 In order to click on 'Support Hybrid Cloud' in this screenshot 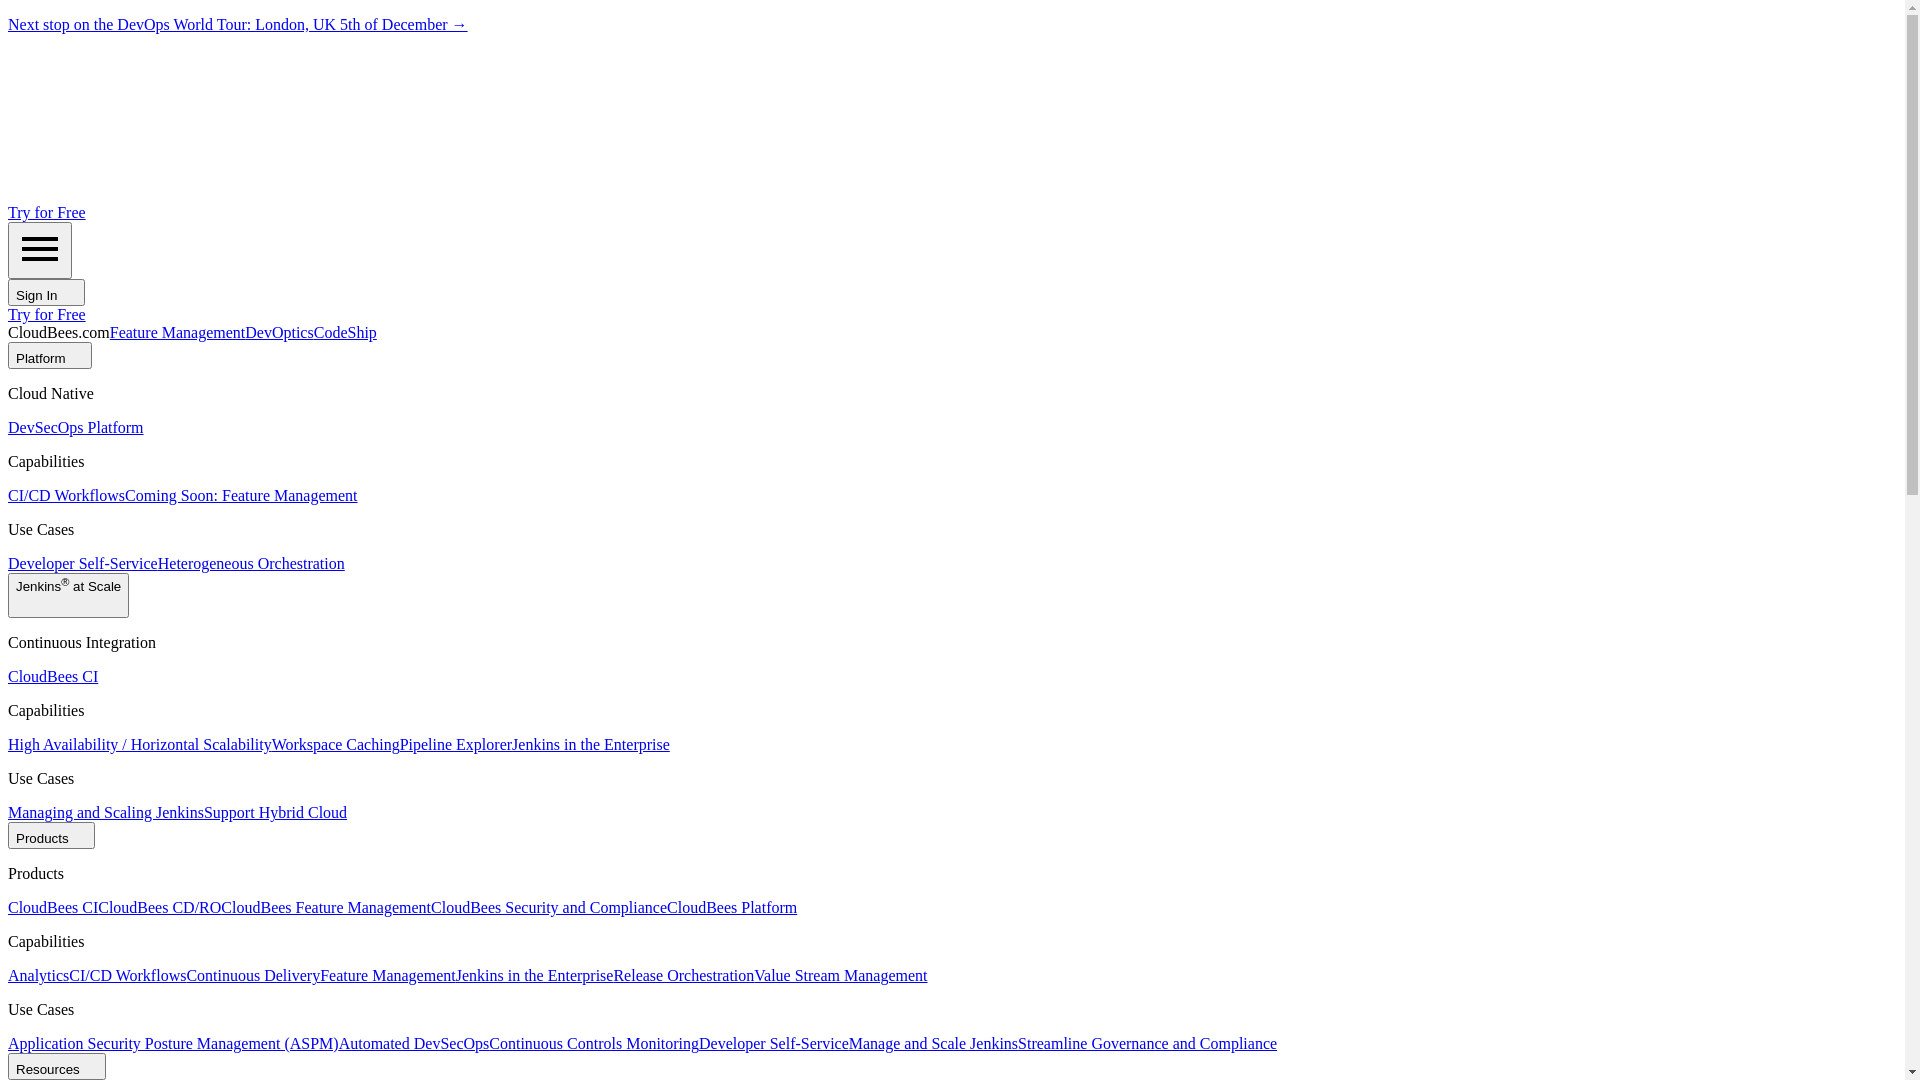, I will do `click(274, 812)`.